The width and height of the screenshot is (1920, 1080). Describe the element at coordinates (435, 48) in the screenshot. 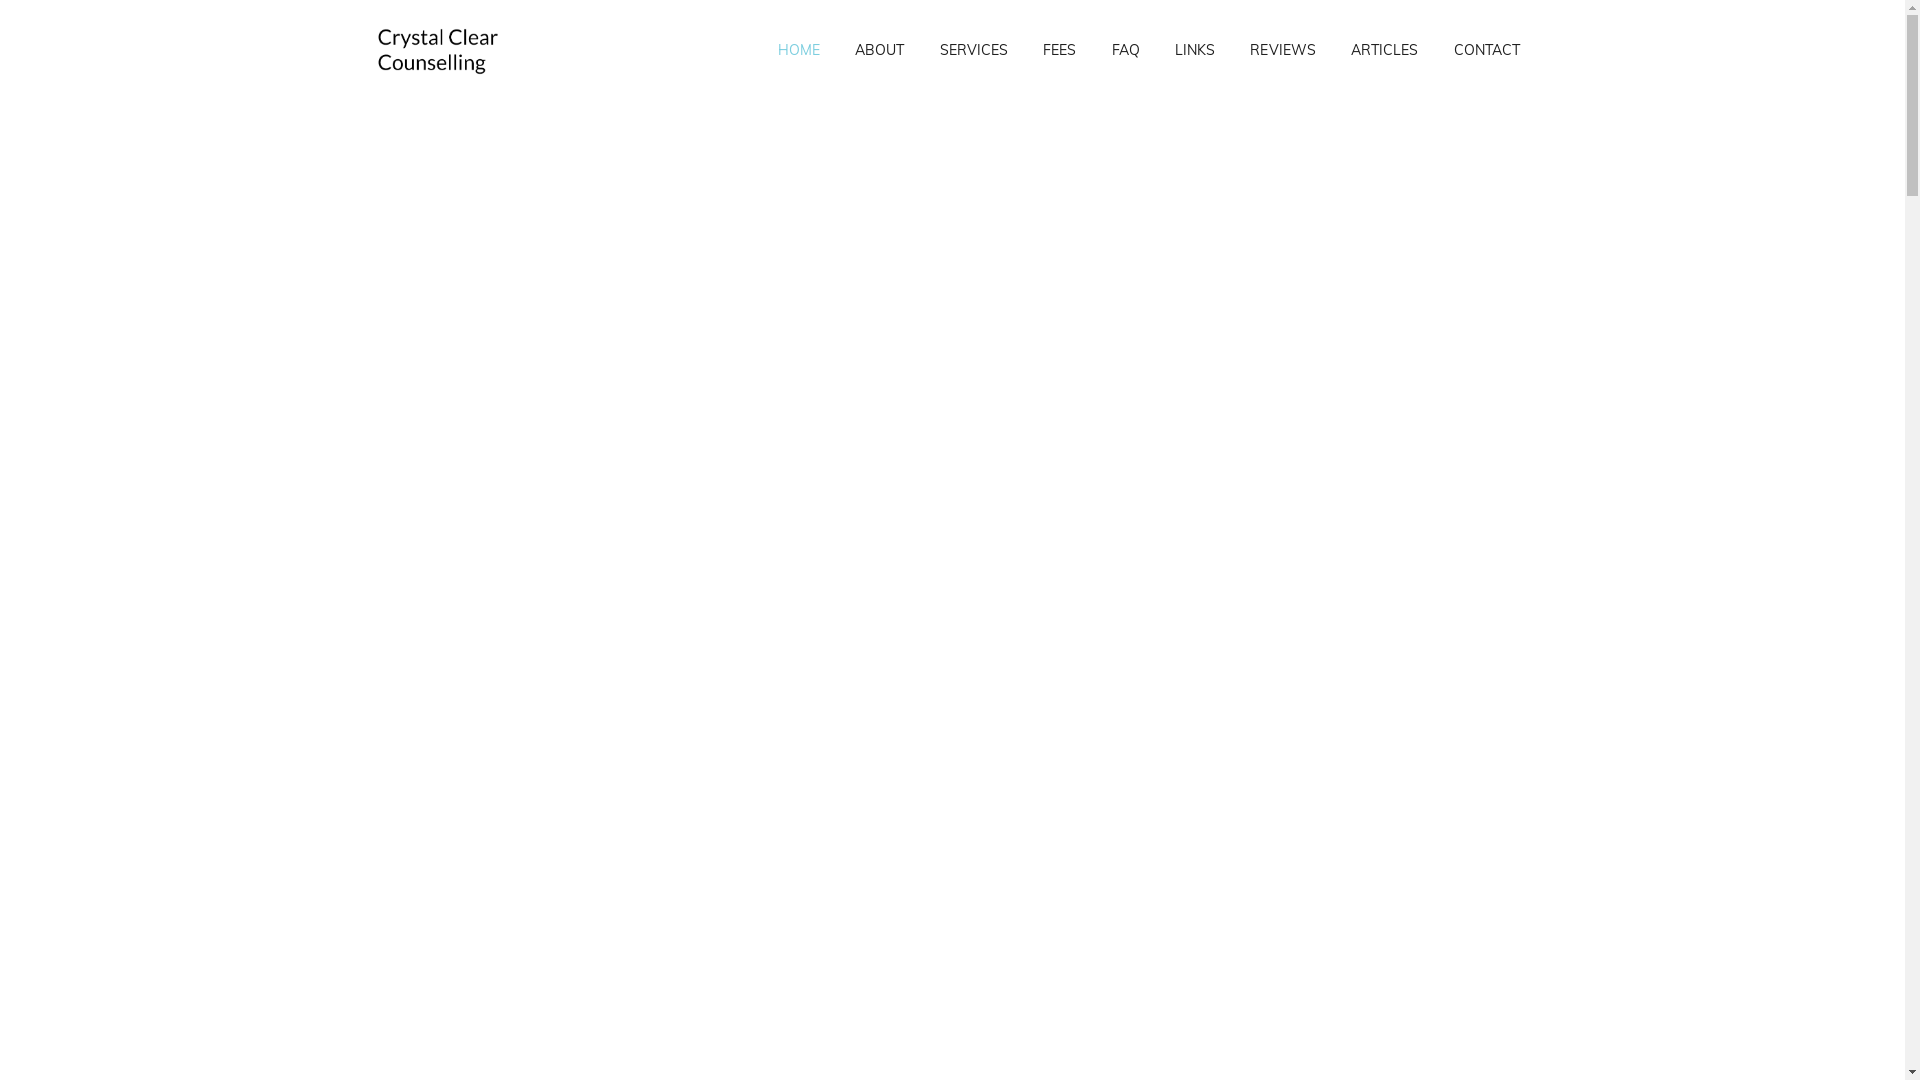

I see `'Crystal Clear Counselling'` at that location.